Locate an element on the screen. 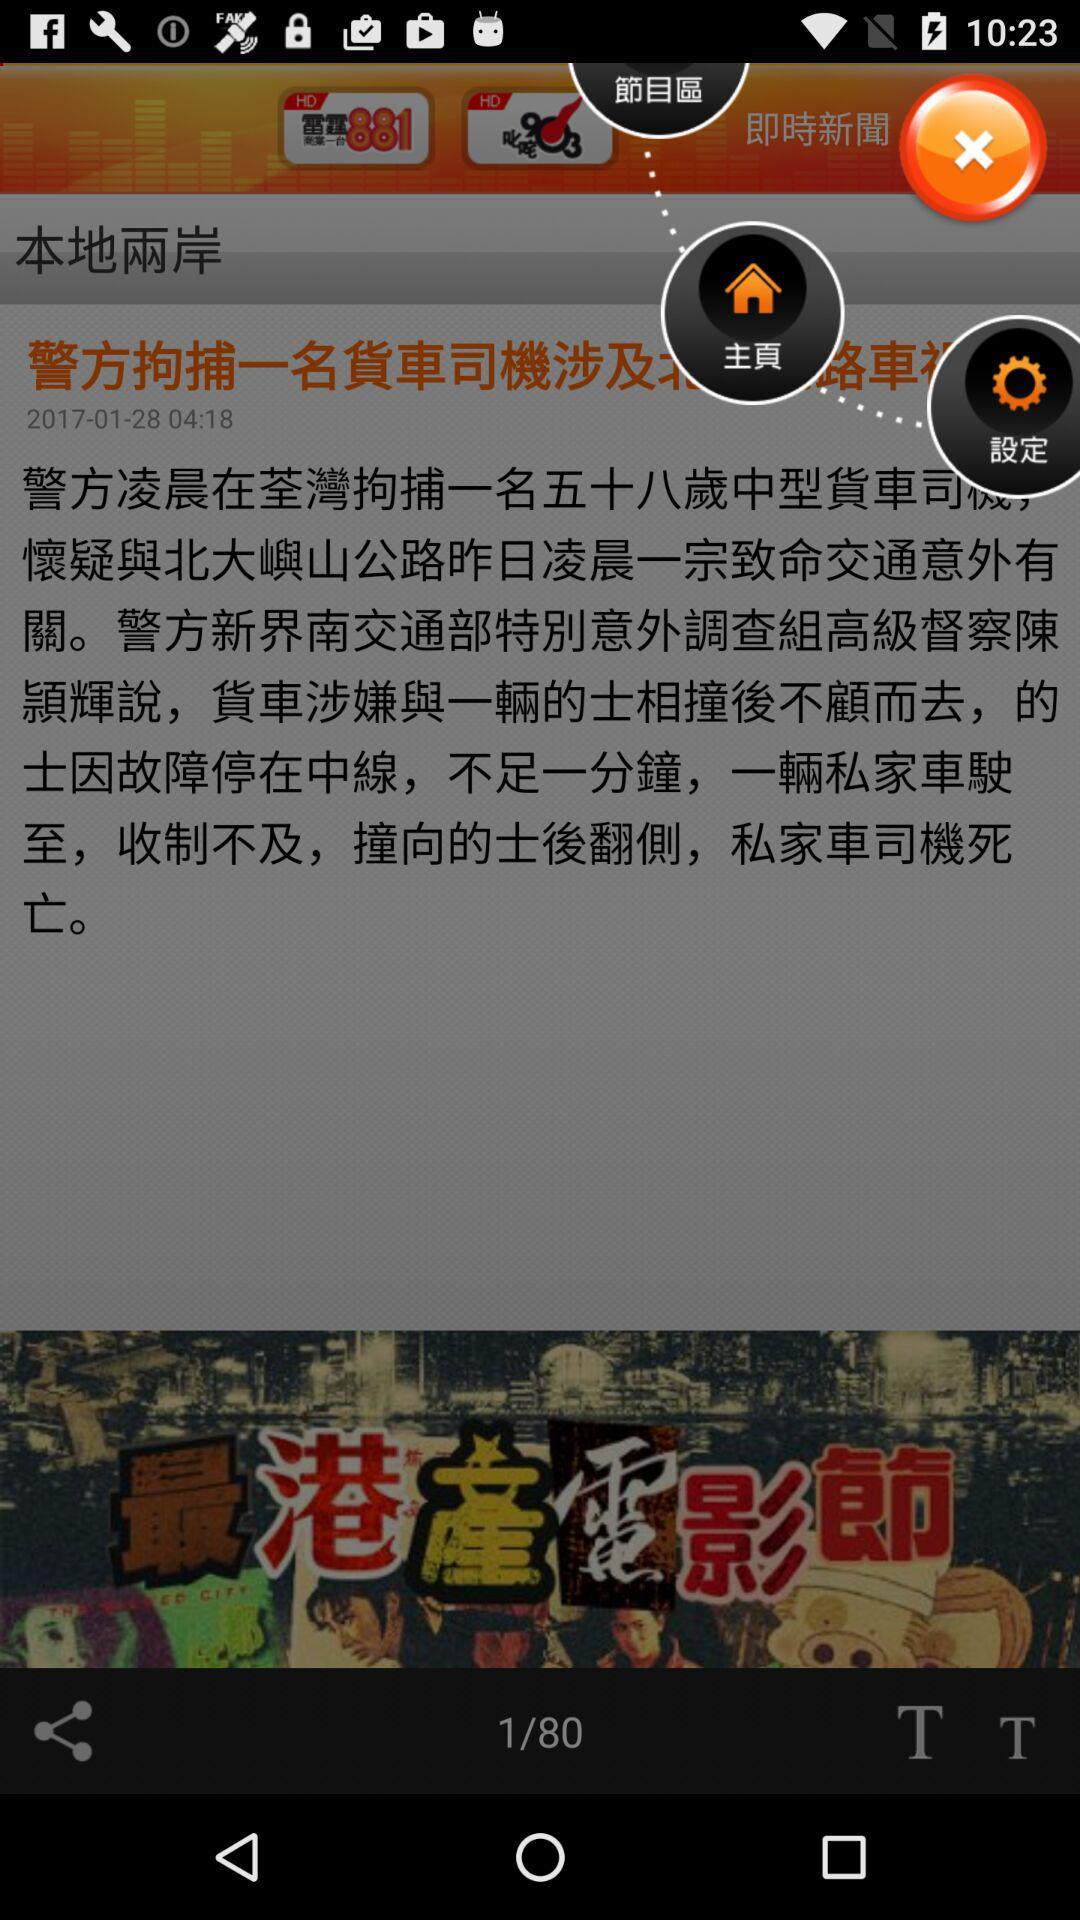  close is located at coordinates (971, 148).